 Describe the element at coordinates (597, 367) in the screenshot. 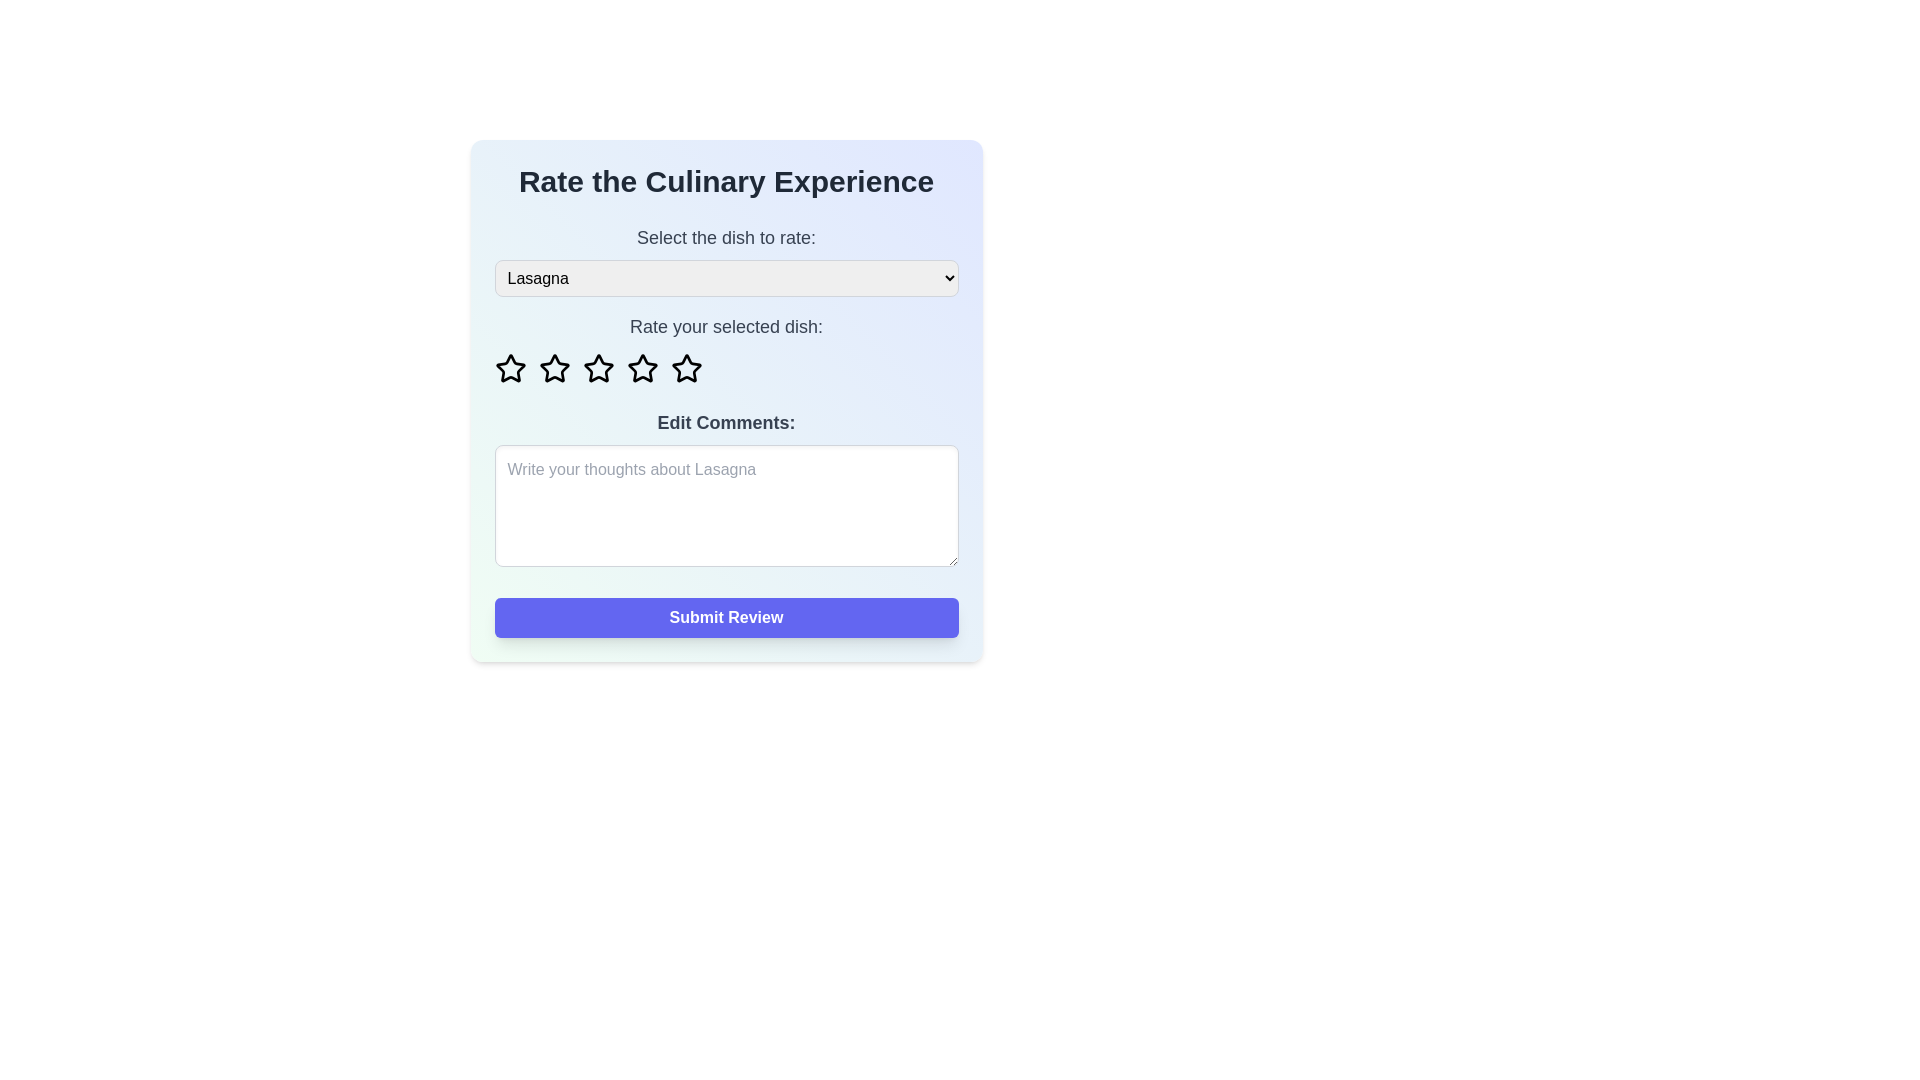

I see `the third star in the rating indicator` at that location.